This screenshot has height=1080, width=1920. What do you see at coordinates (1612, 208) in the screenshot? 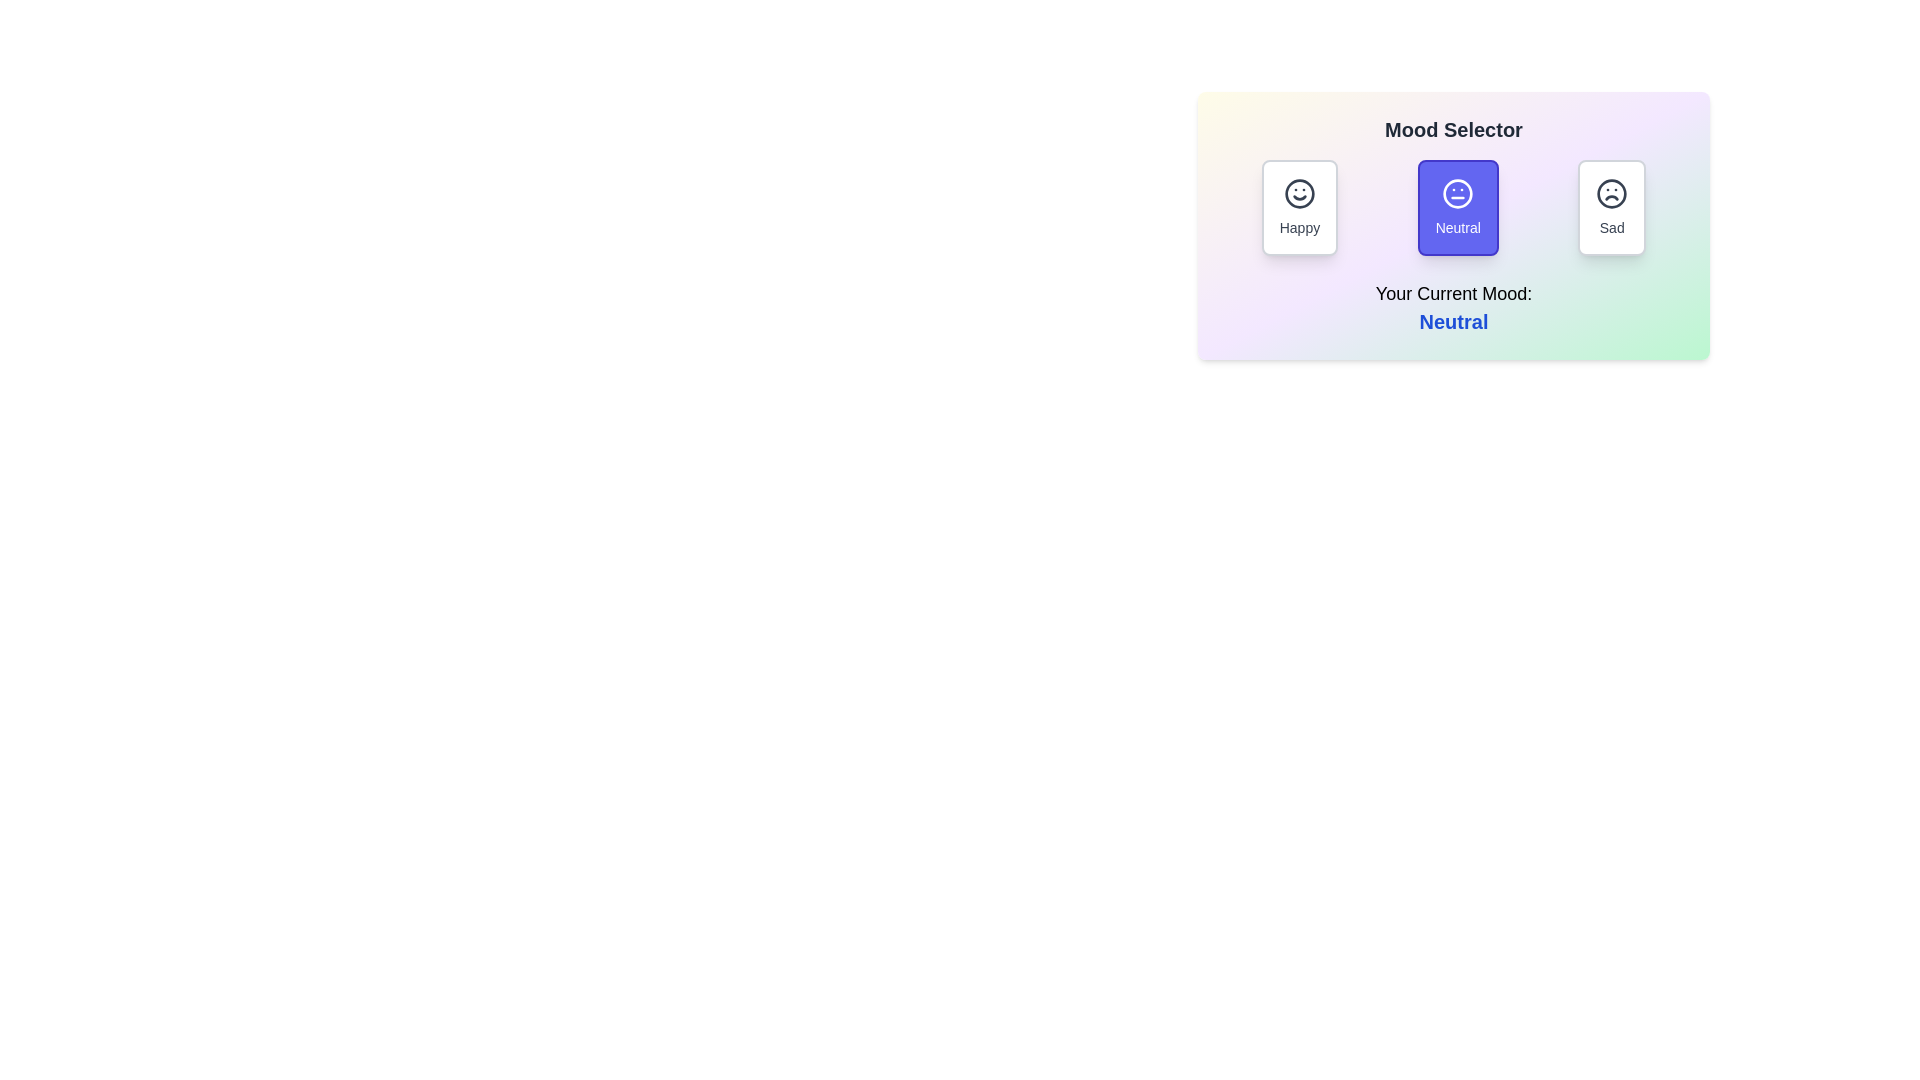
I see `the 'Sad' mood selection button in the mood selector widget` at bounding box center [1612, 208].